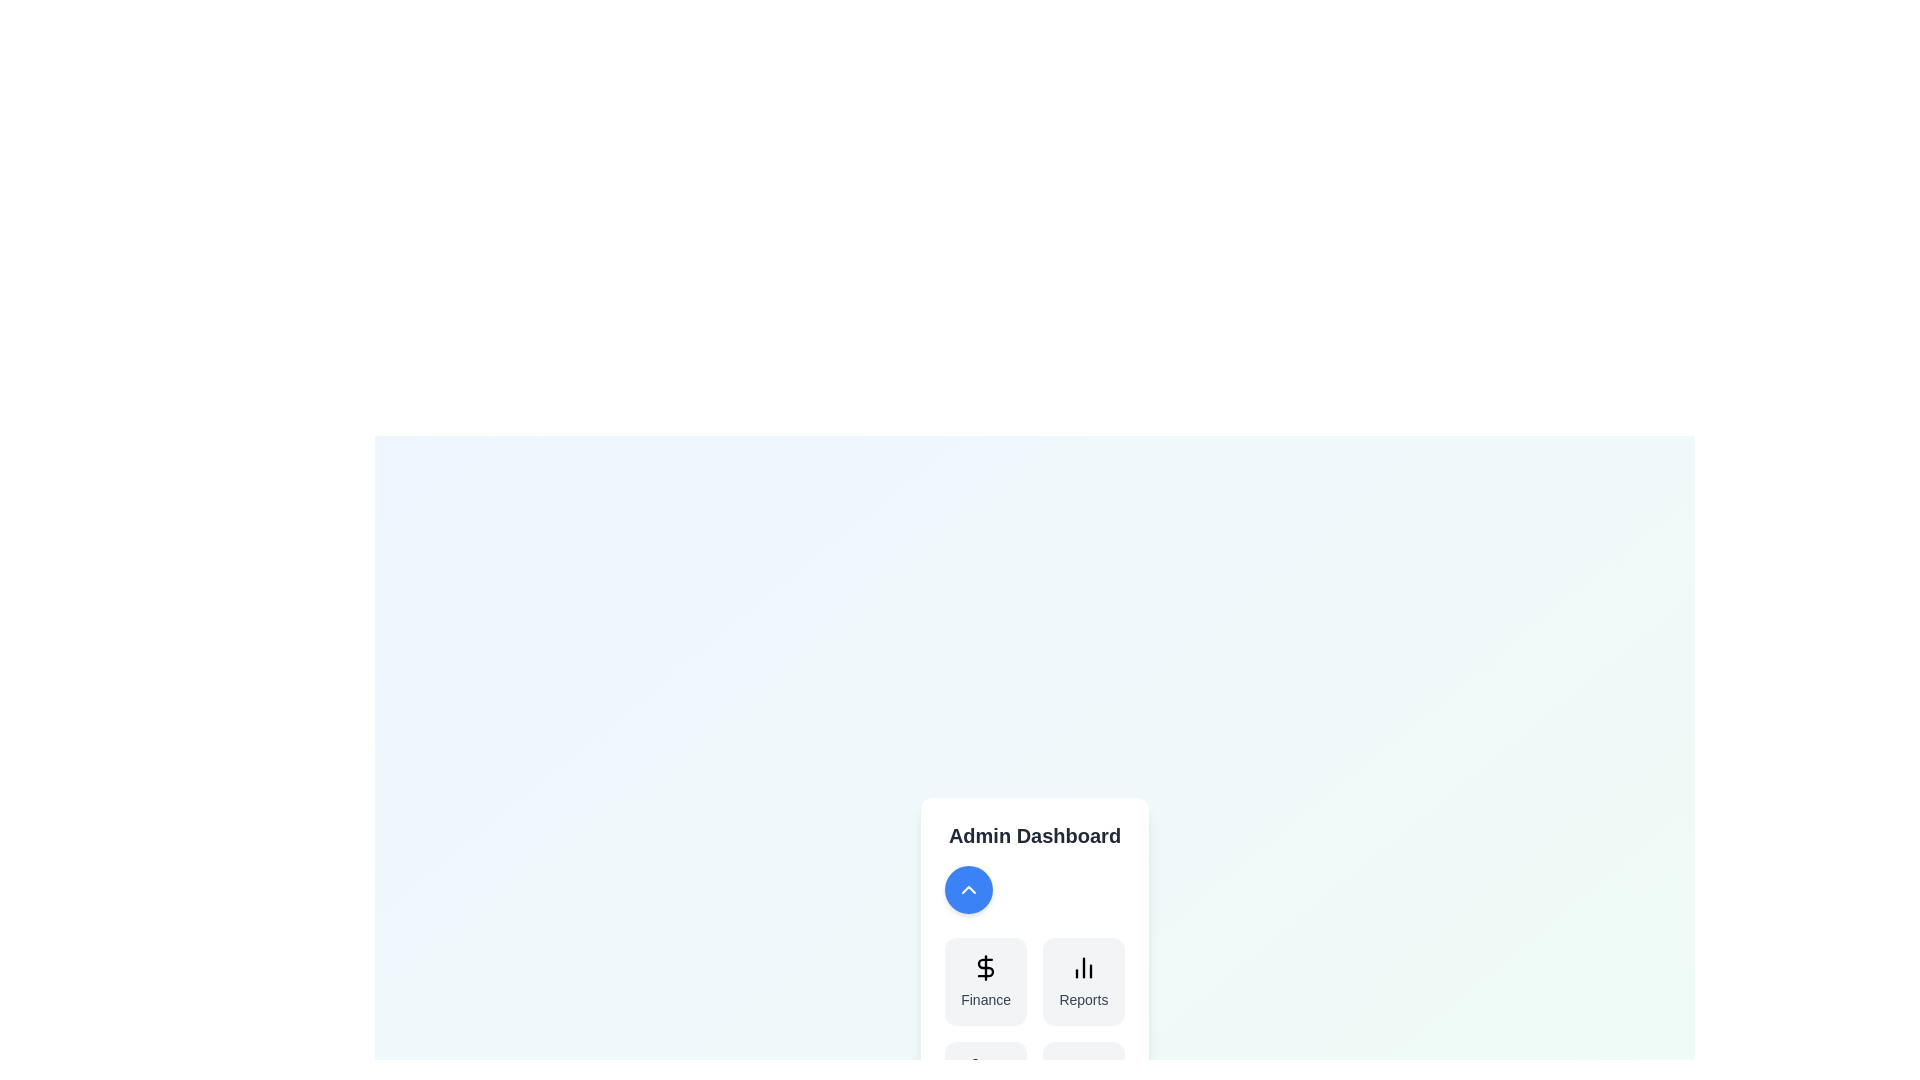 This screenshot has height=1080, width=1920. I want to click on the button corresponding to Finance, so click(986, 981).